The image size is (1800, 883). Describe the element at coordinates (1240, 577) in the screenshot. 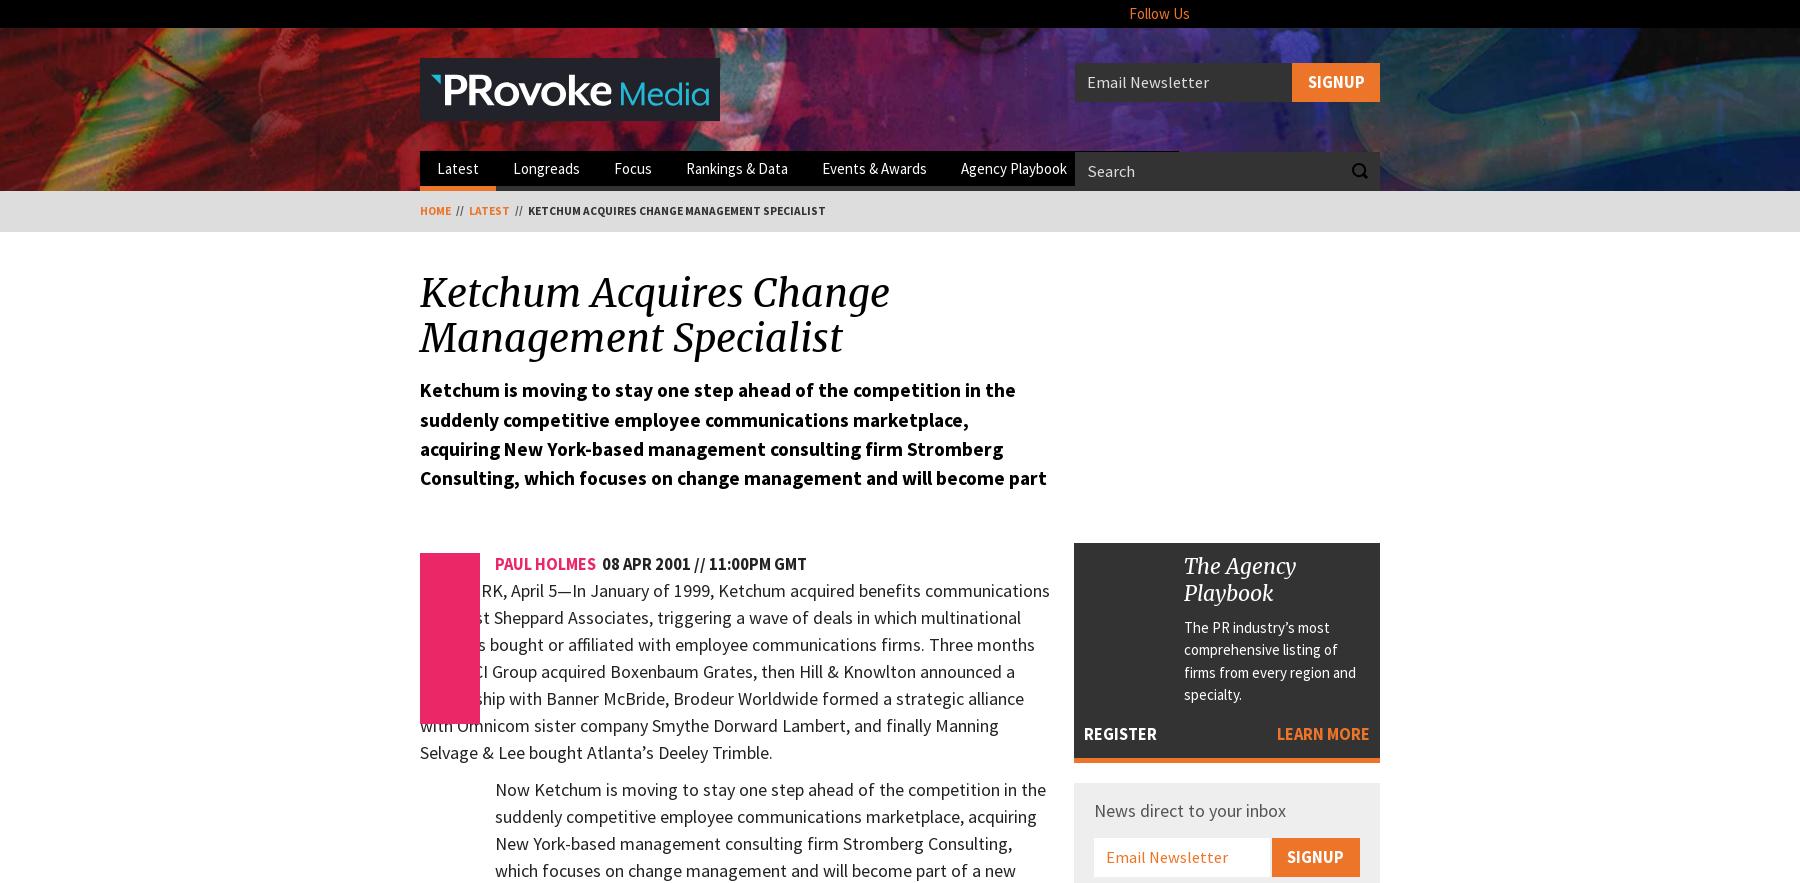

I see `'The Agency Playbook'` at that location.